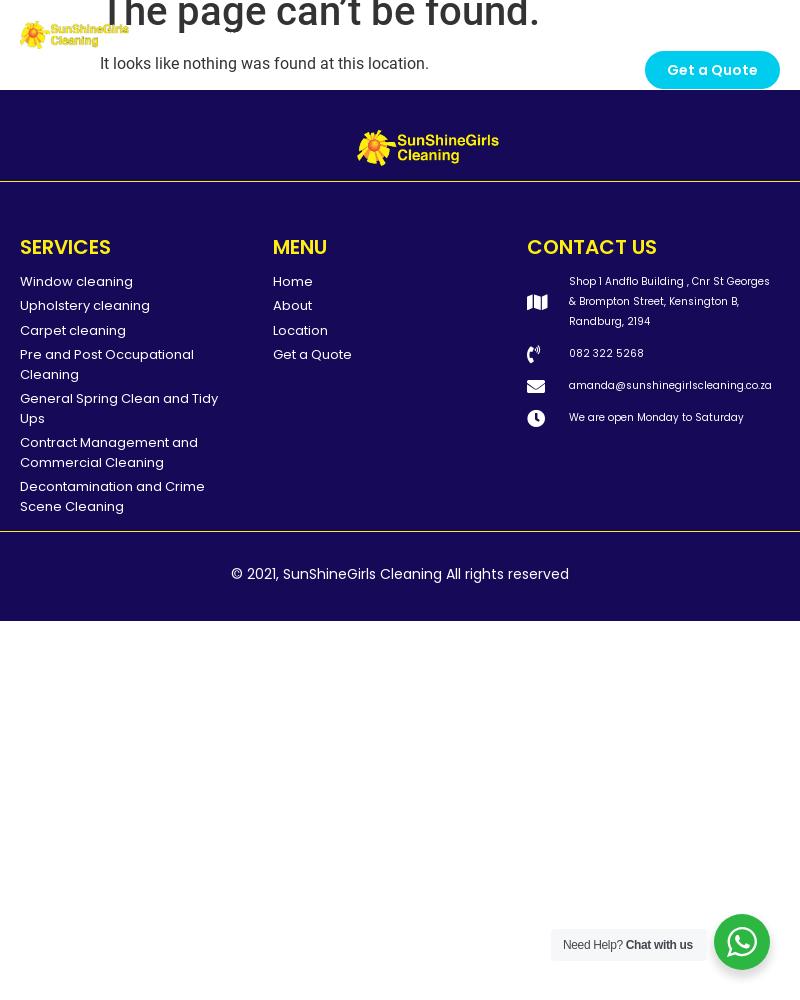 The height and width of the screenshot is (1000, 800). Describe the element at coordinates (300, 245) in the screenshot. I see `'MENU'` at that location.